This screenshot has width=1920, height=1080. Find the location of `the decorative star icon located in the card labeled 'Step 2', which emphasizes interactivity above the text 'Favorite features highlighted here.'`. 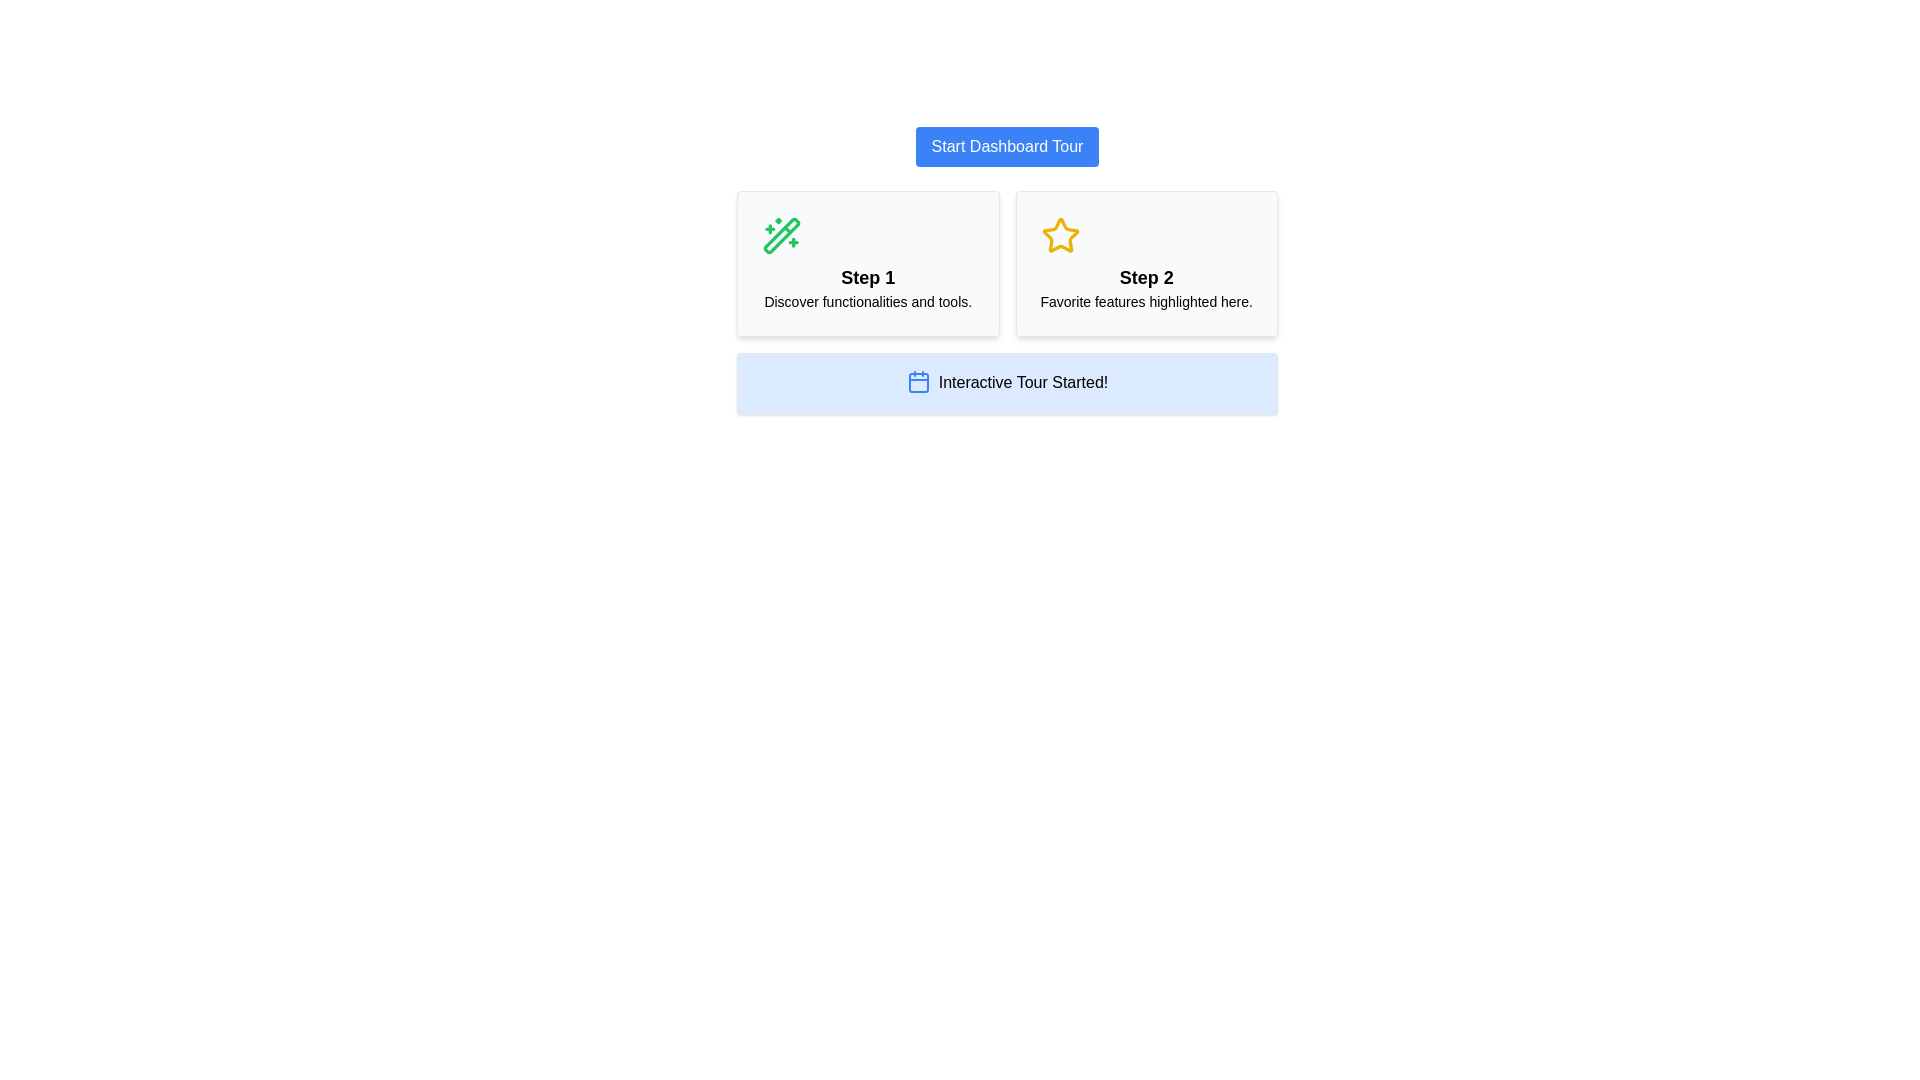

the decorative star icon located in the card labeled 'Step 2', which emphasizes interactivity above the text 'Favorite features highlighted here.' is located at coordinates (1059, 234).